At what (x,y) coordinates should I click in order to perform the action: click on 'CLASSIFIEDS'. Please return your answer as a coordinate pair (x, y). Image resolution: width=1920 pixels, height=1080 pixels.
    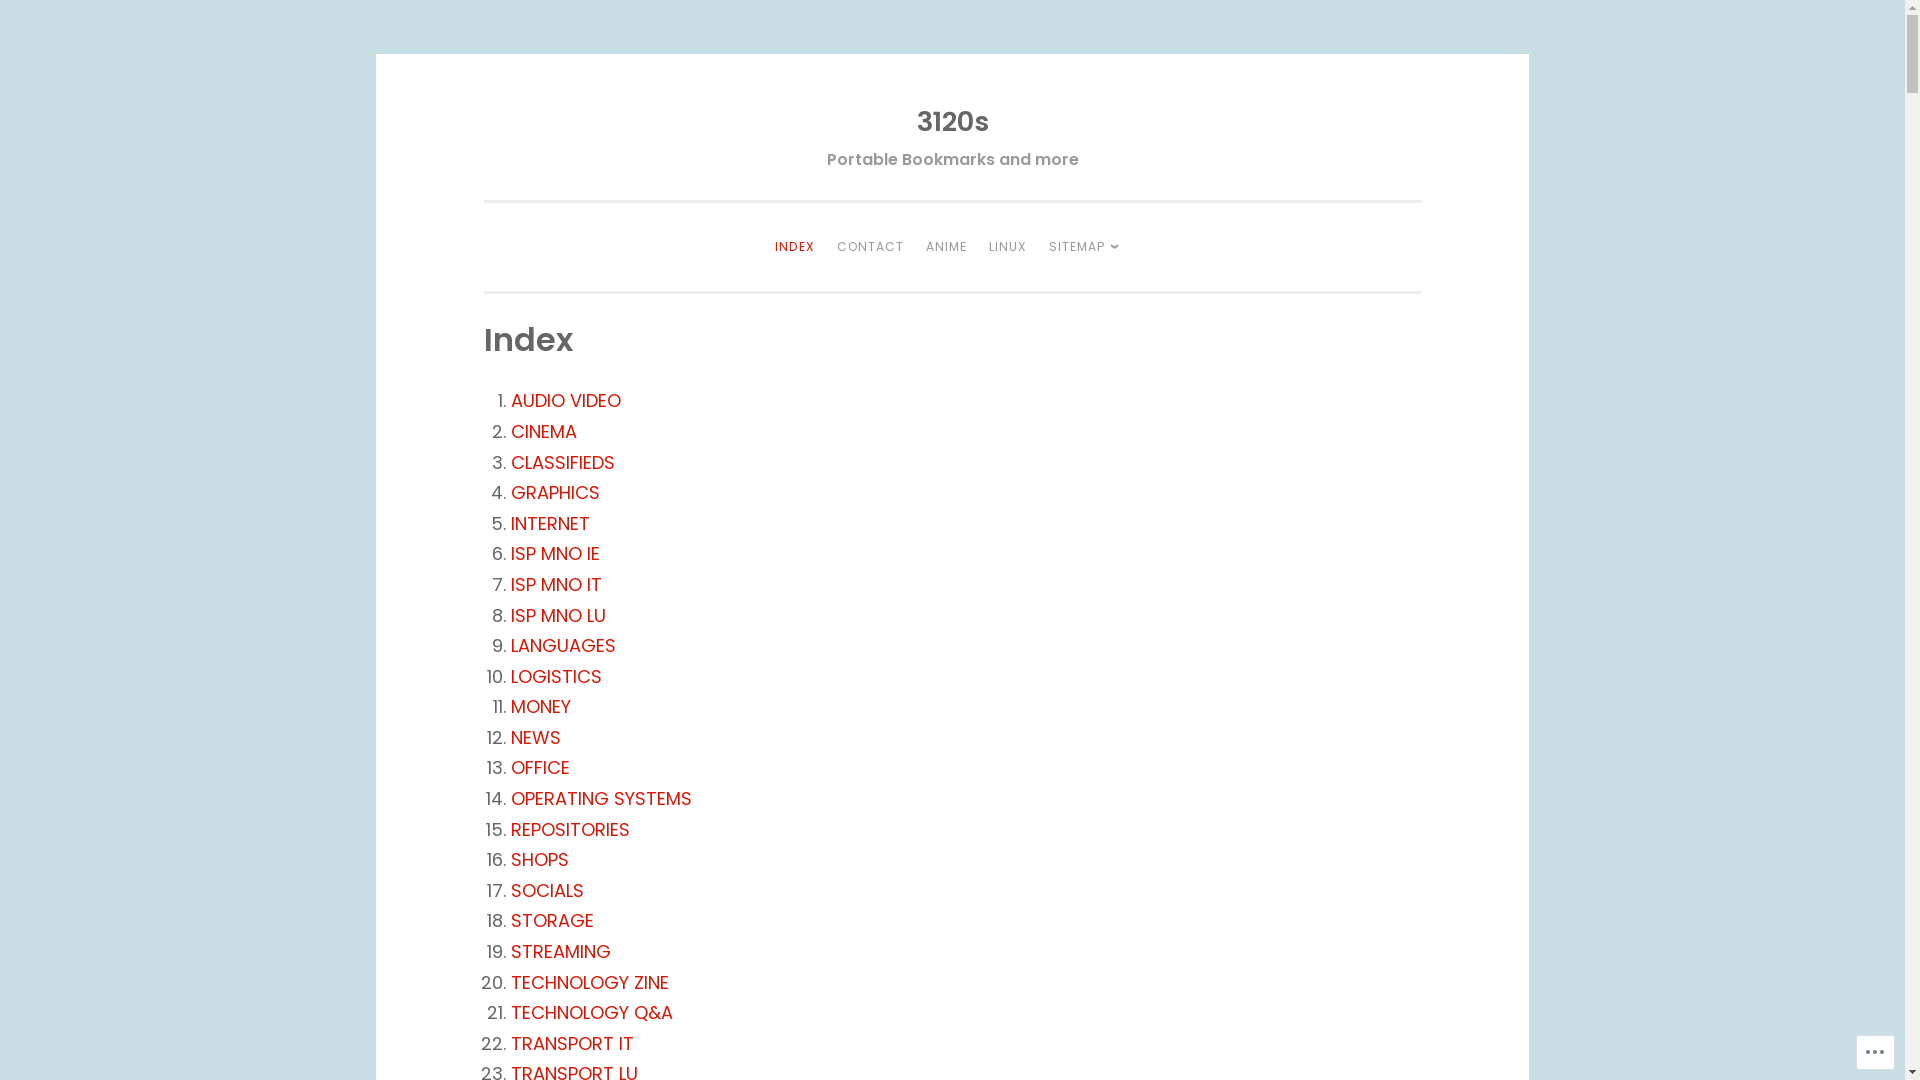
    Looking at the image, I should click on (561, 462).